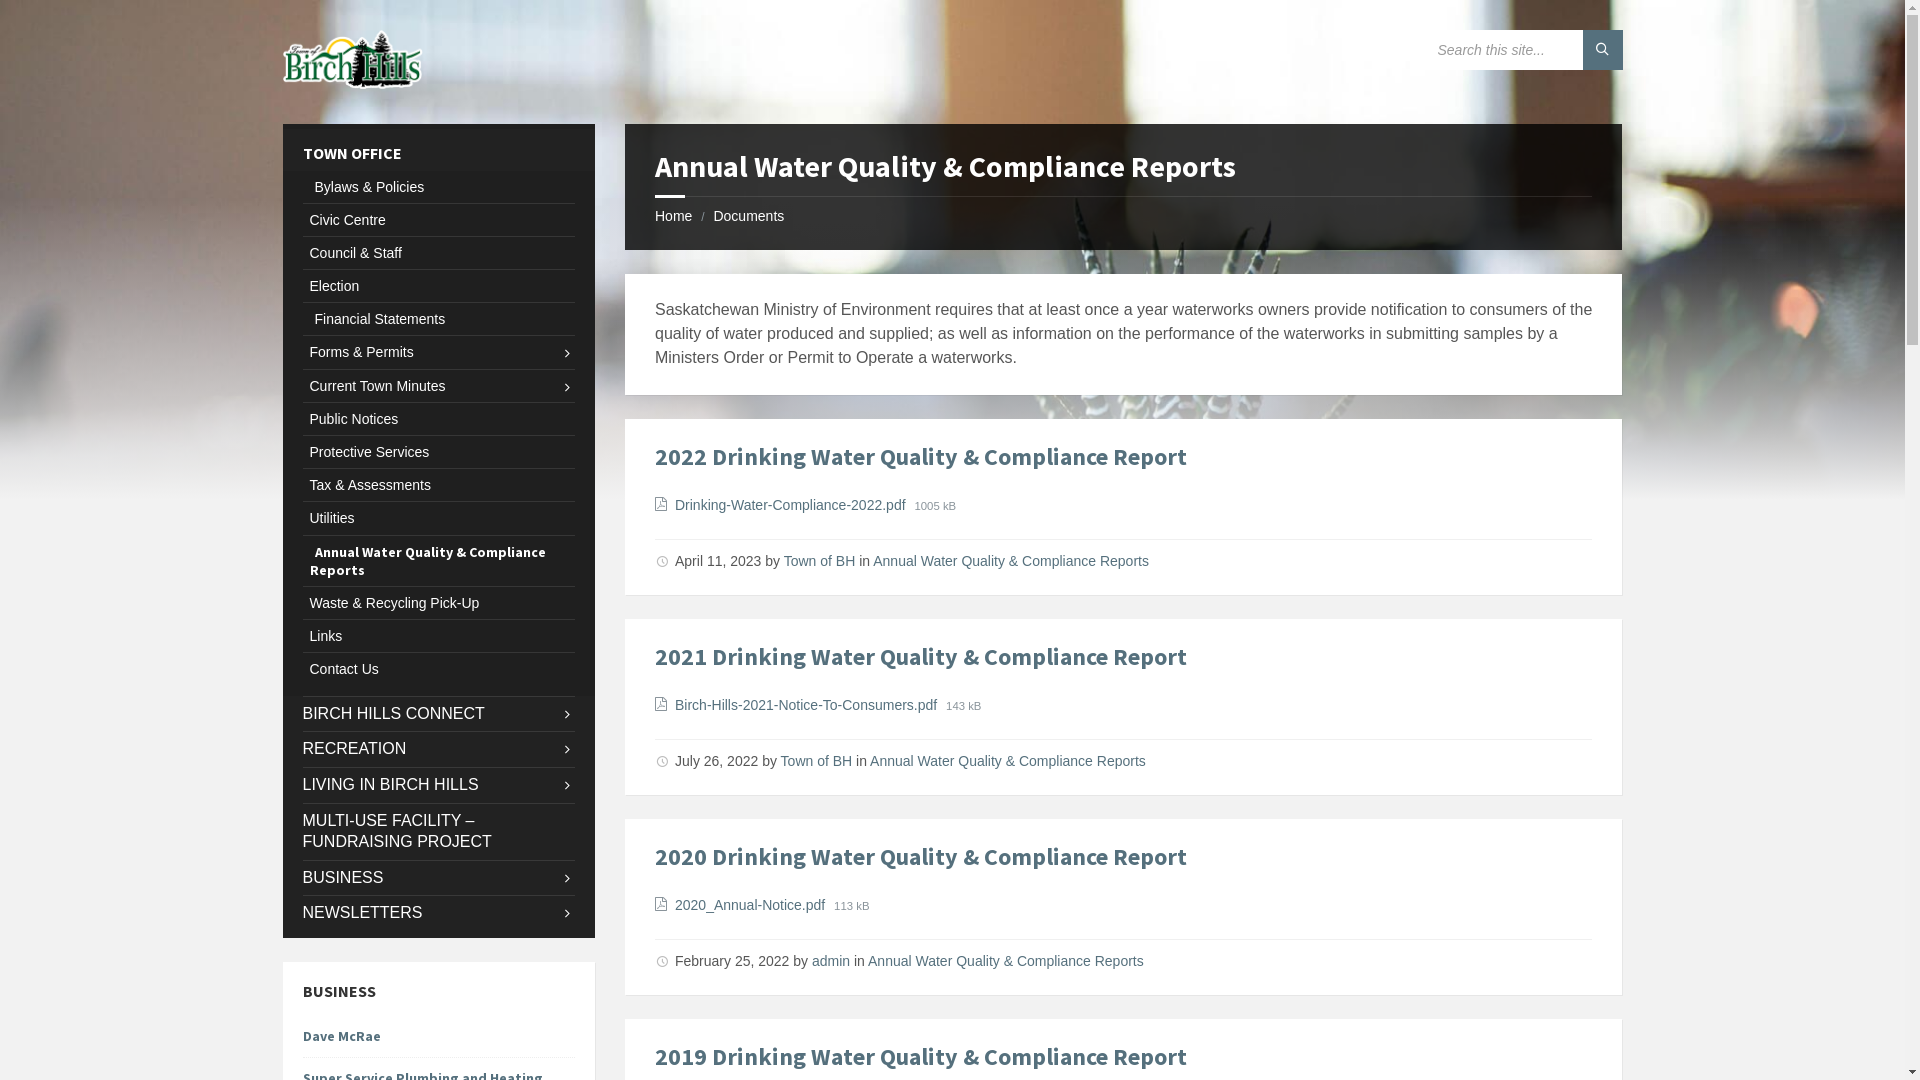 The width and height of the screenshot is (1920, 1080). Describe the element at coordinates (436, 913) in the screenshot. I see `'NEWSLETTERS'` at that location.